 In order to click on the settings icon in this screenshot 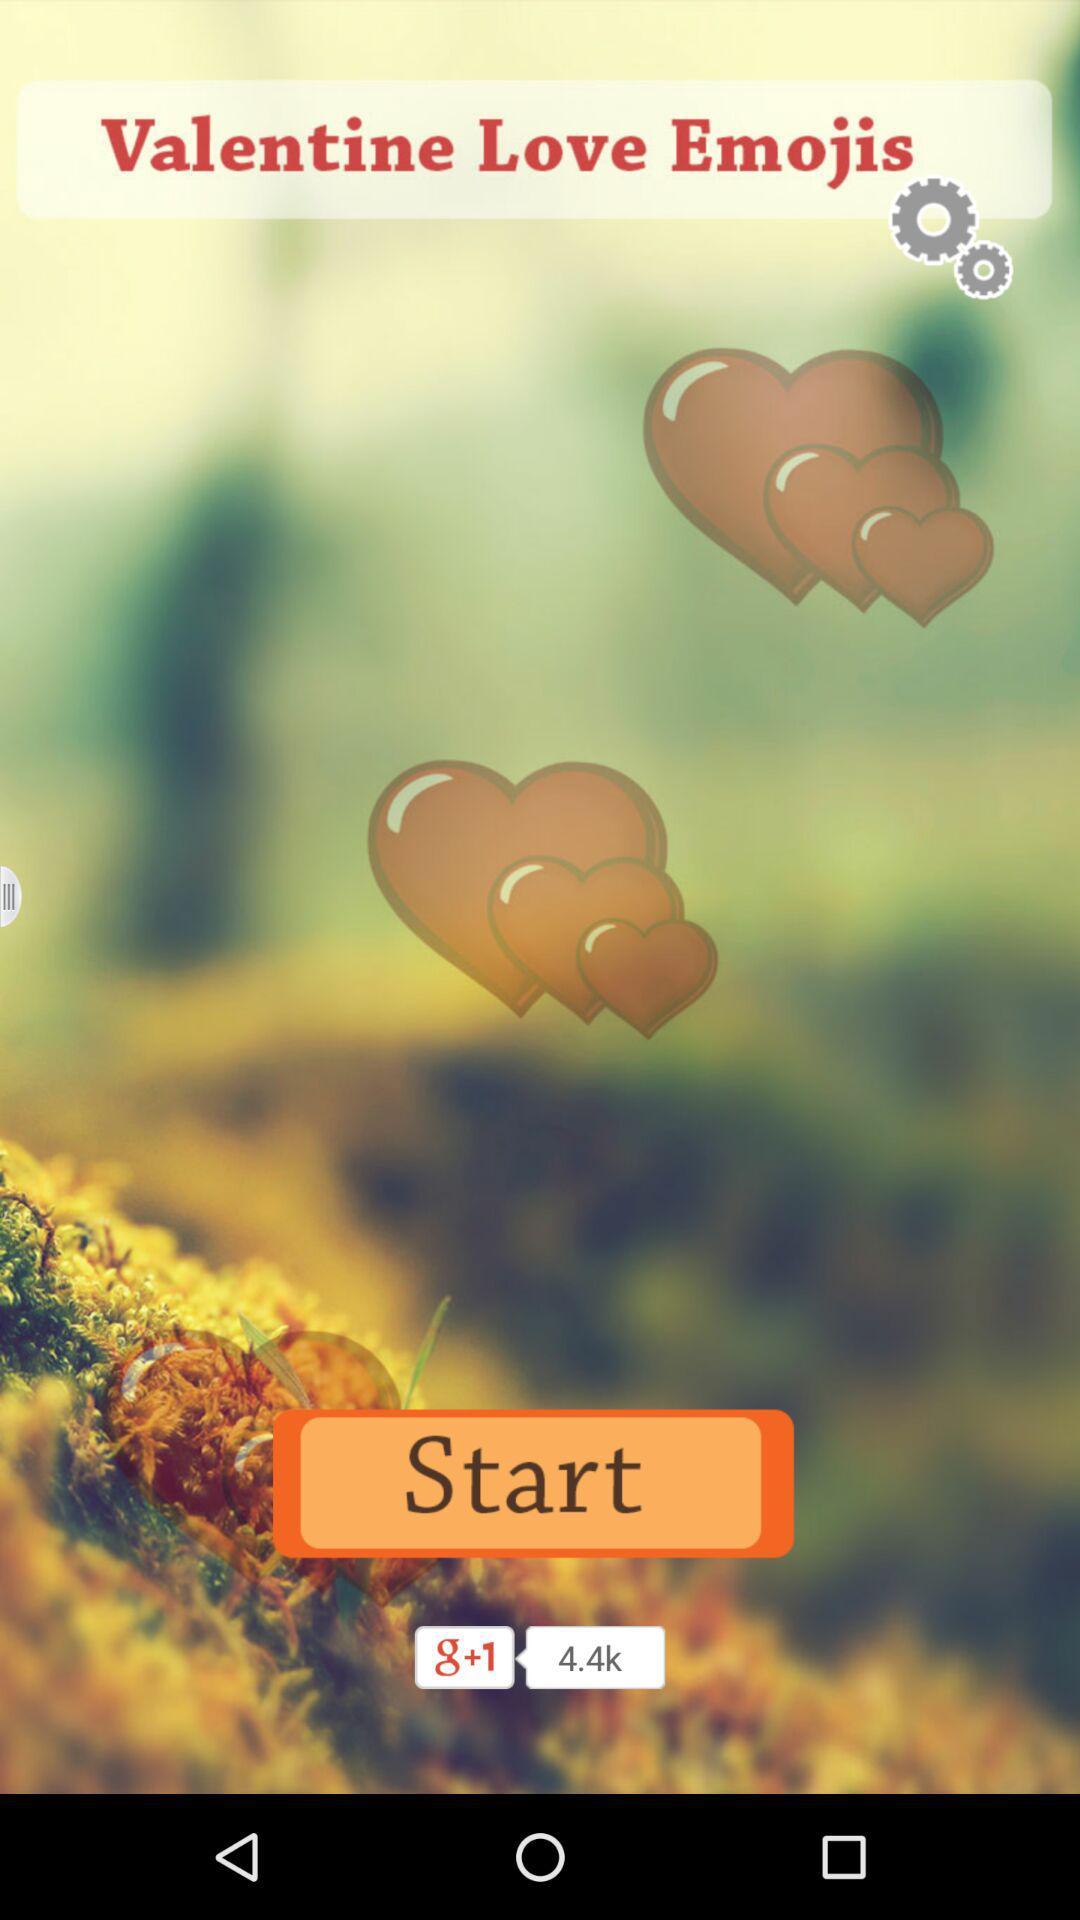, I will do `click(947, 251)`.